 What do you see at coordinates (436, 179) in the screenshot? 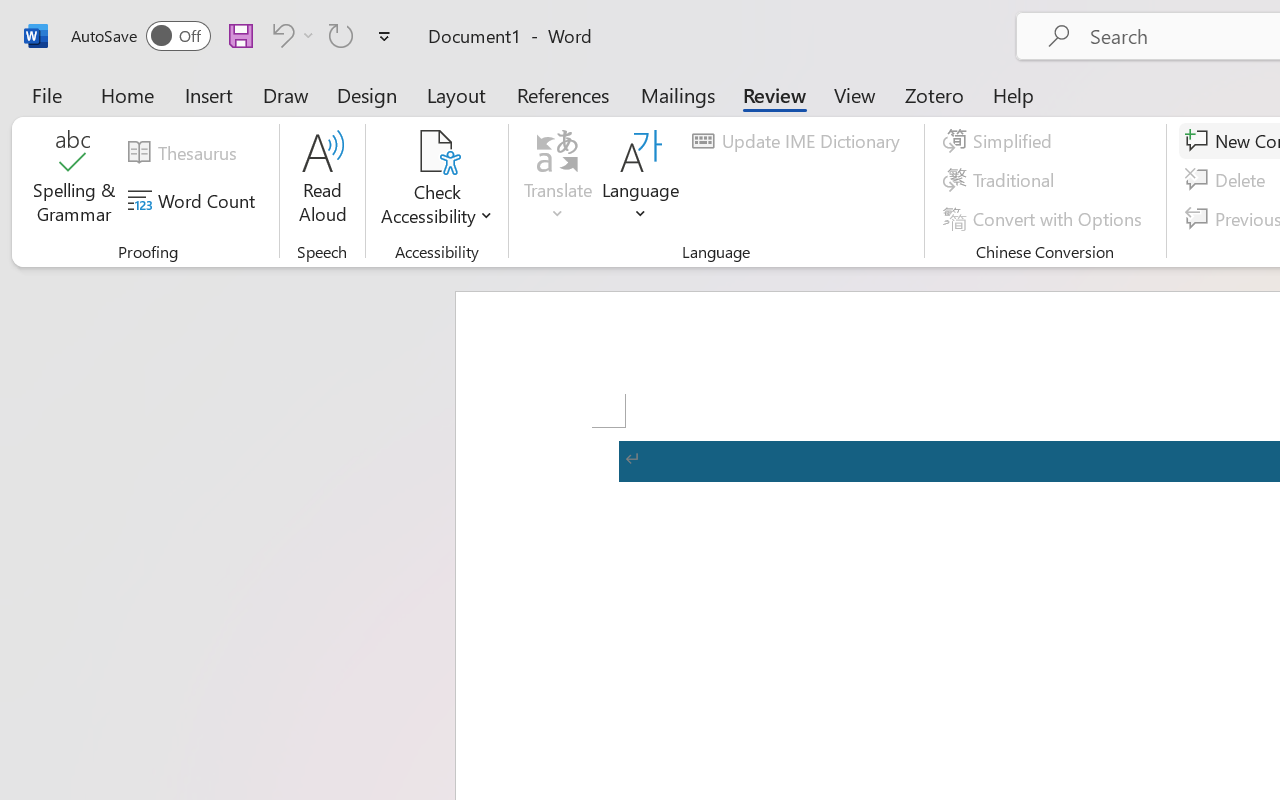
I see `'Check Accessibility'` at bounding box center [436, 179].